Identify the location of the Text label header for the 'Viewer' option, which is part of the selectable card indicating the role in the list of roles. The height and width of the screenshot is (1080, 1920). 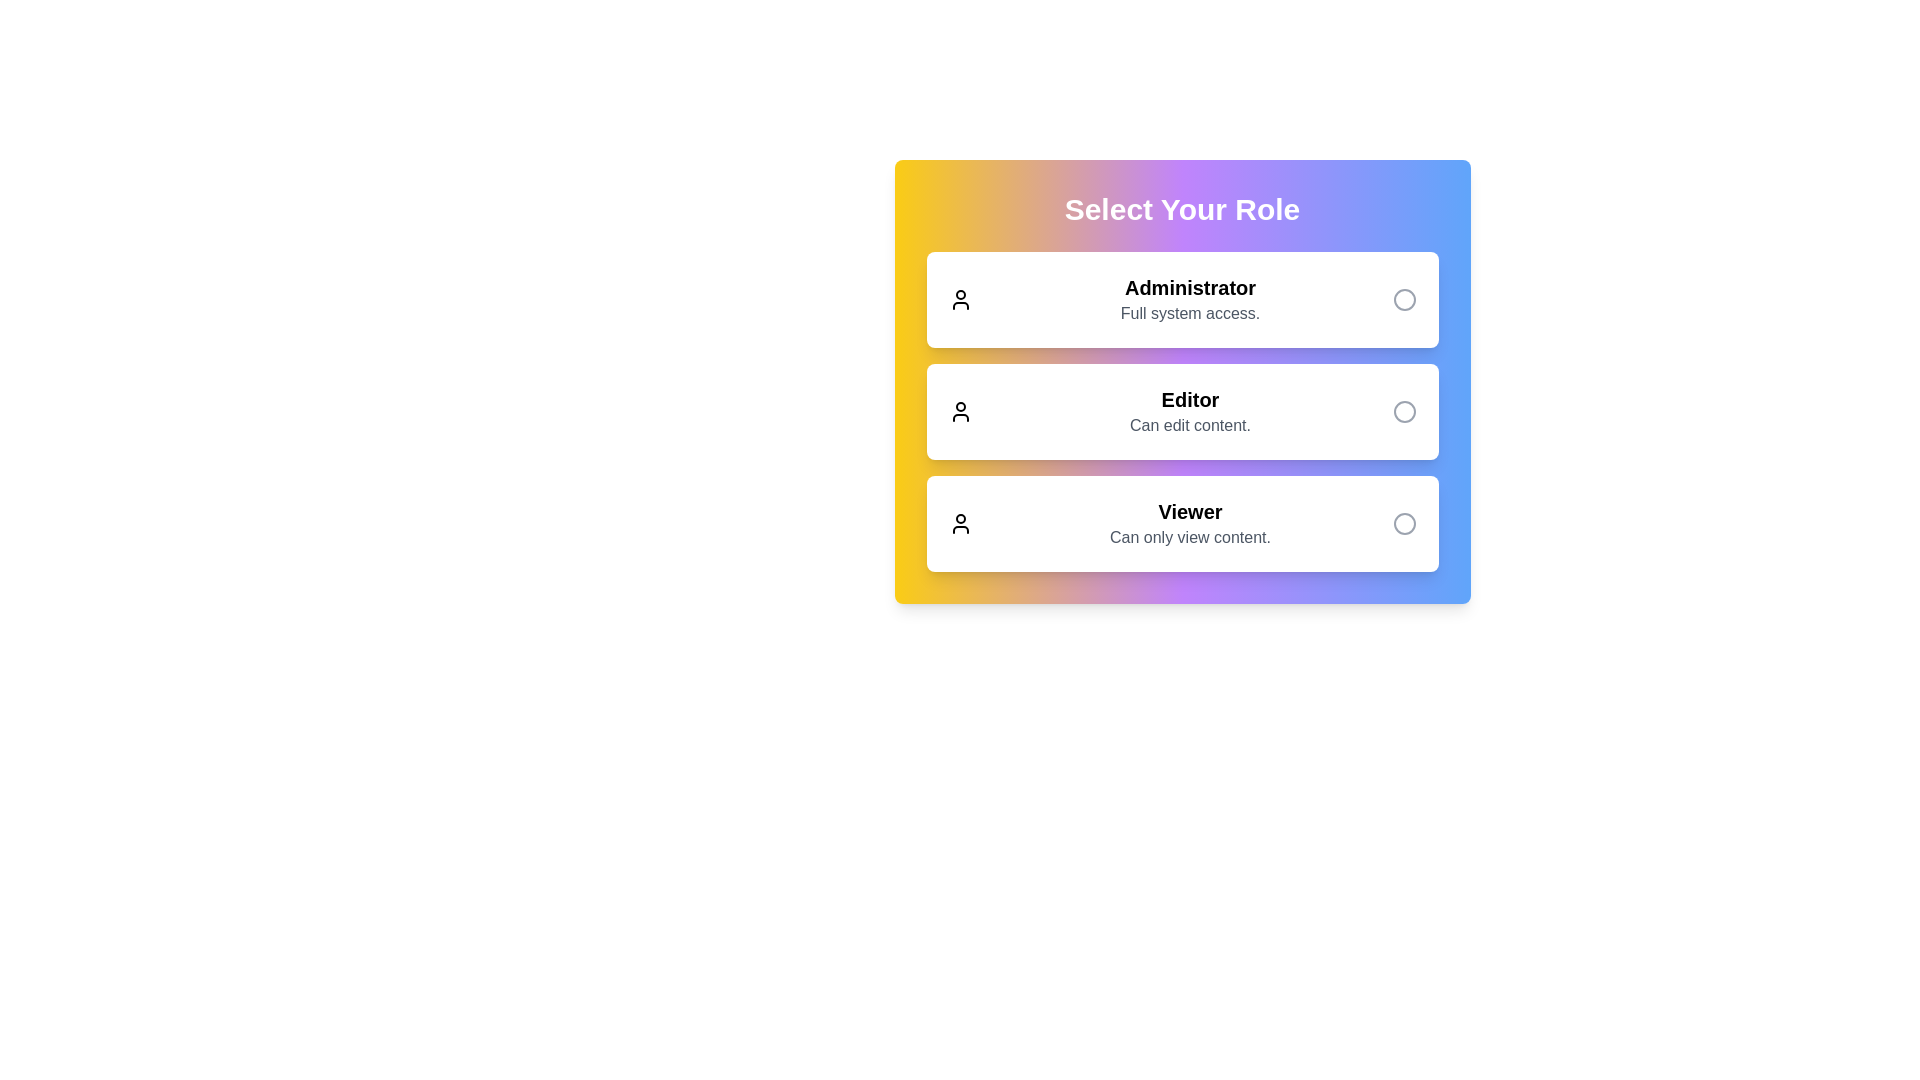
(1190, 511).